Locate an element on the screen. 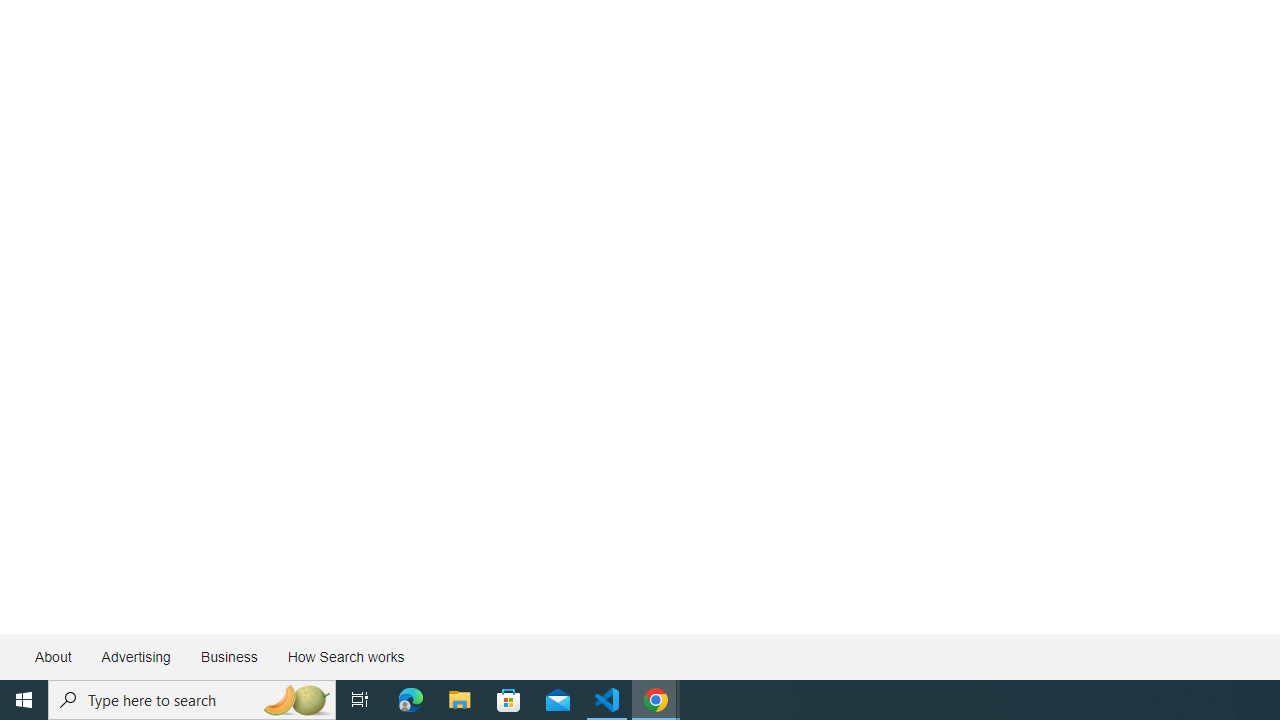 The height and width of the screenshot is (720, 1280). 'Advertising' is located at coordinates (134, 657).